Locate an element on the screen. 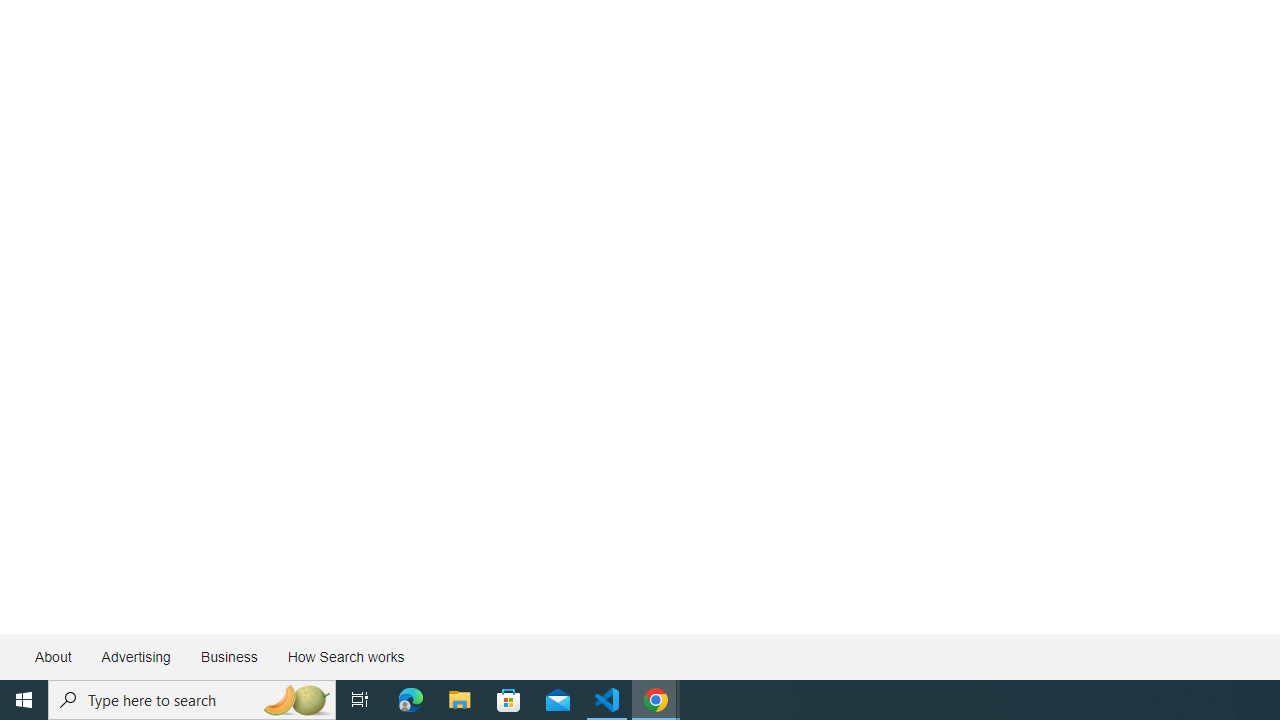 The height and width of the screenshot is (720, 1280). 'Advertising' is located at coordinates (134, 657).